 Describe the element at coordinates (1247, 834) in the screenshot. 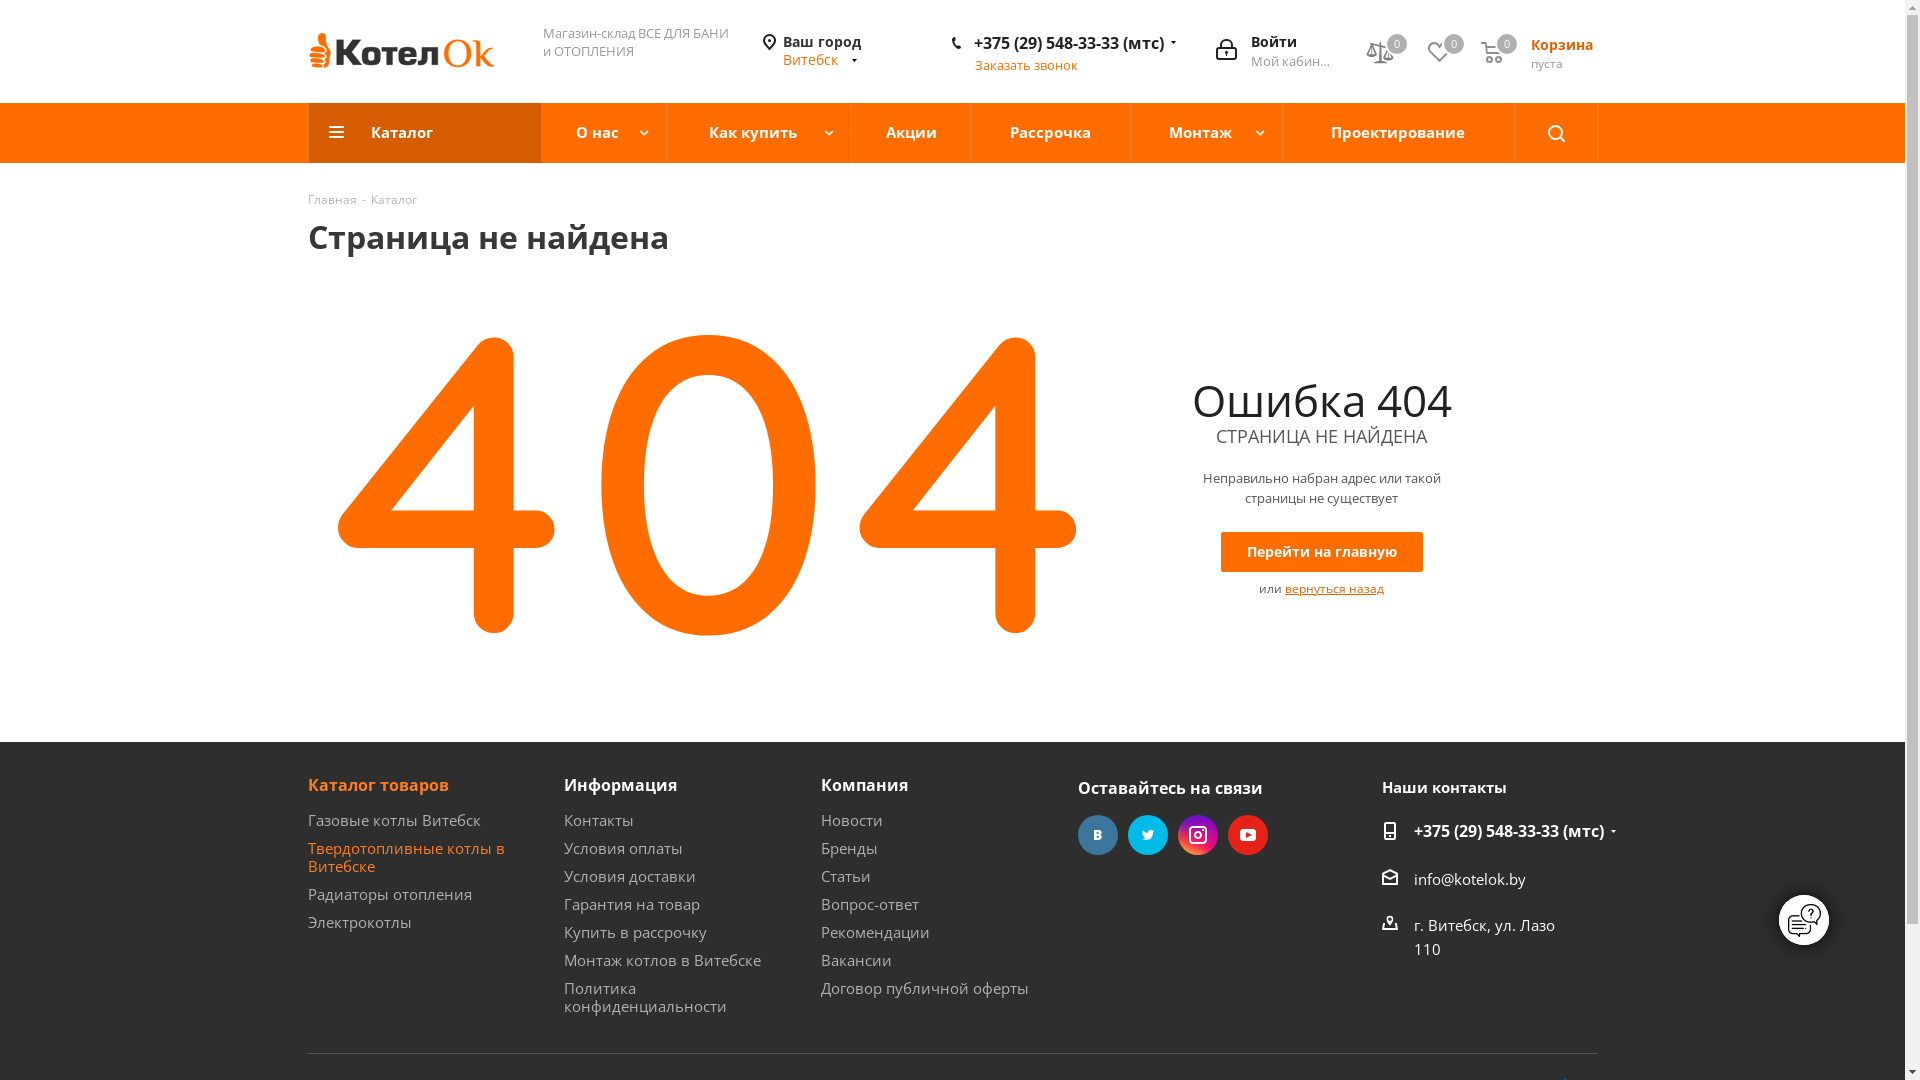

I see `'YouTube'` at that location.